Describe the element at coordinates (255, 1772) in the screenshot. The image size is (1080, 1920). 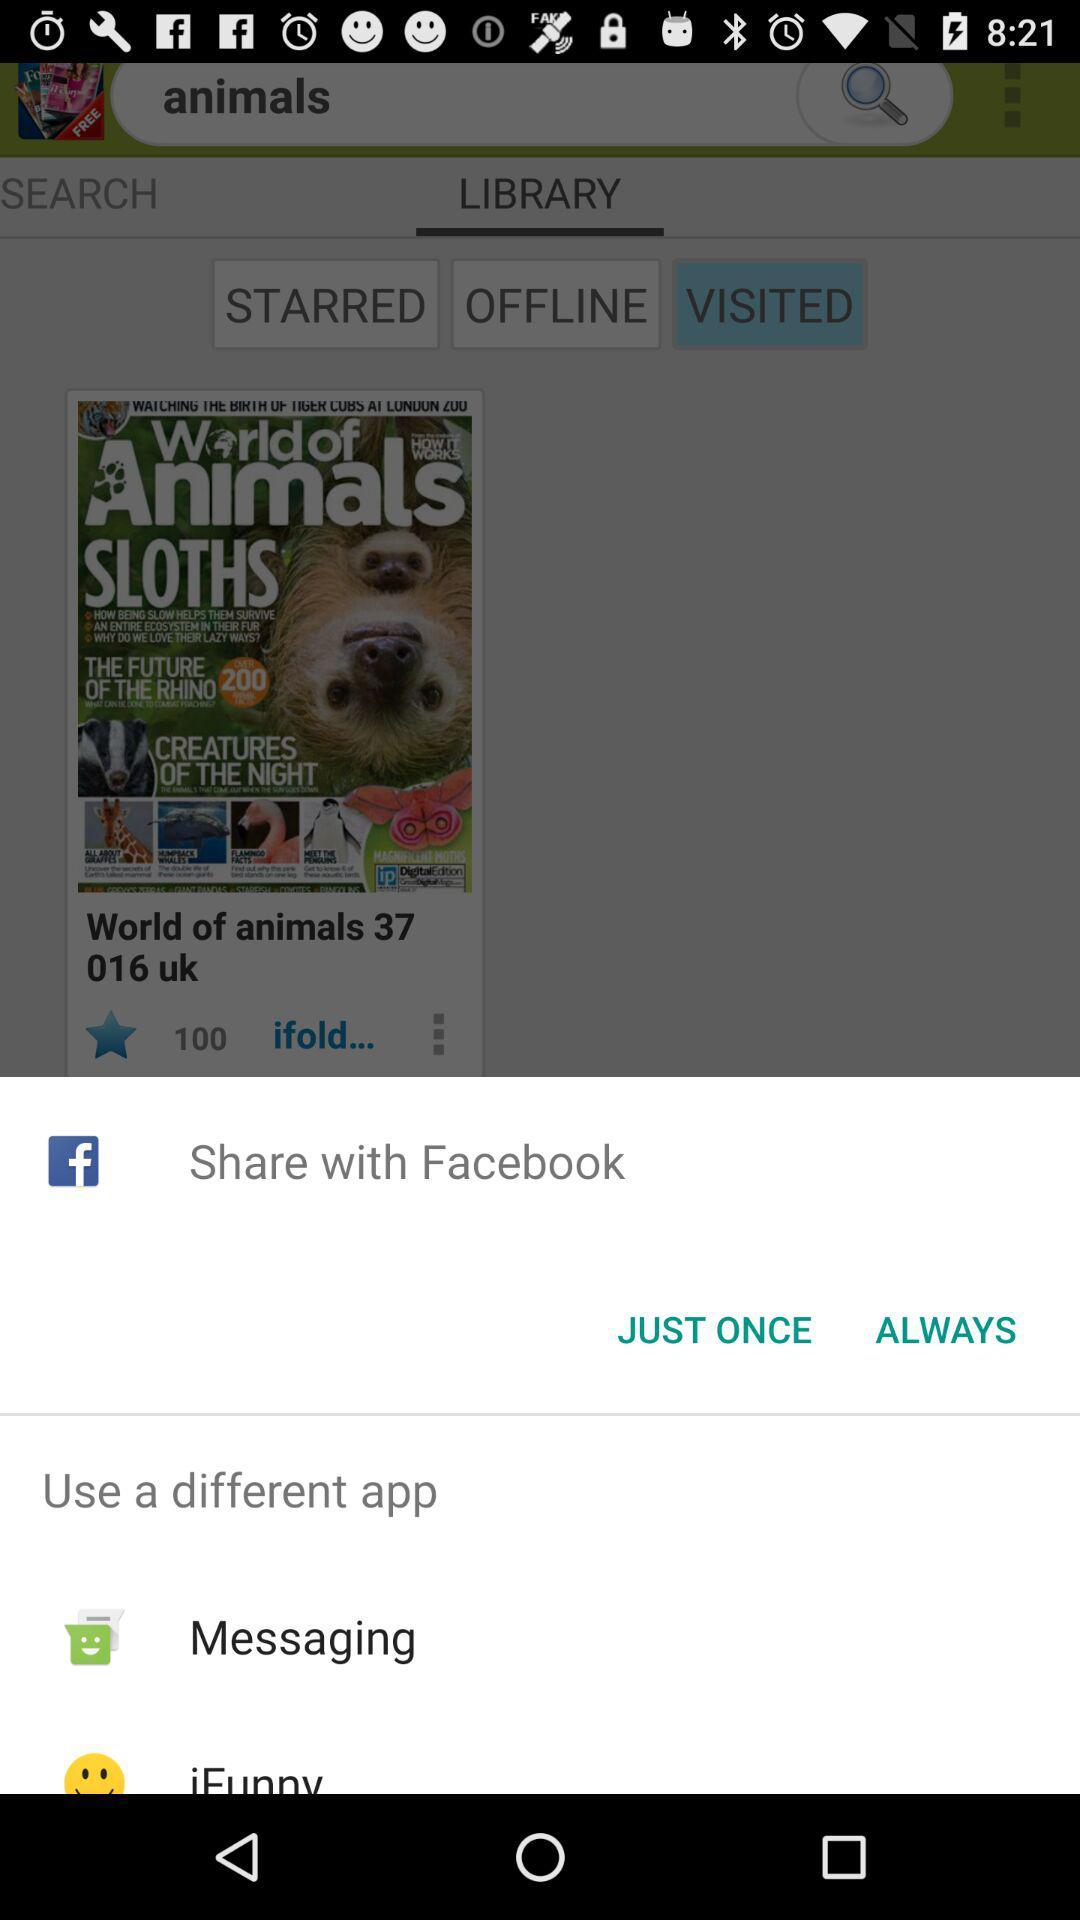
I see `the icon below messaging item` at that location.